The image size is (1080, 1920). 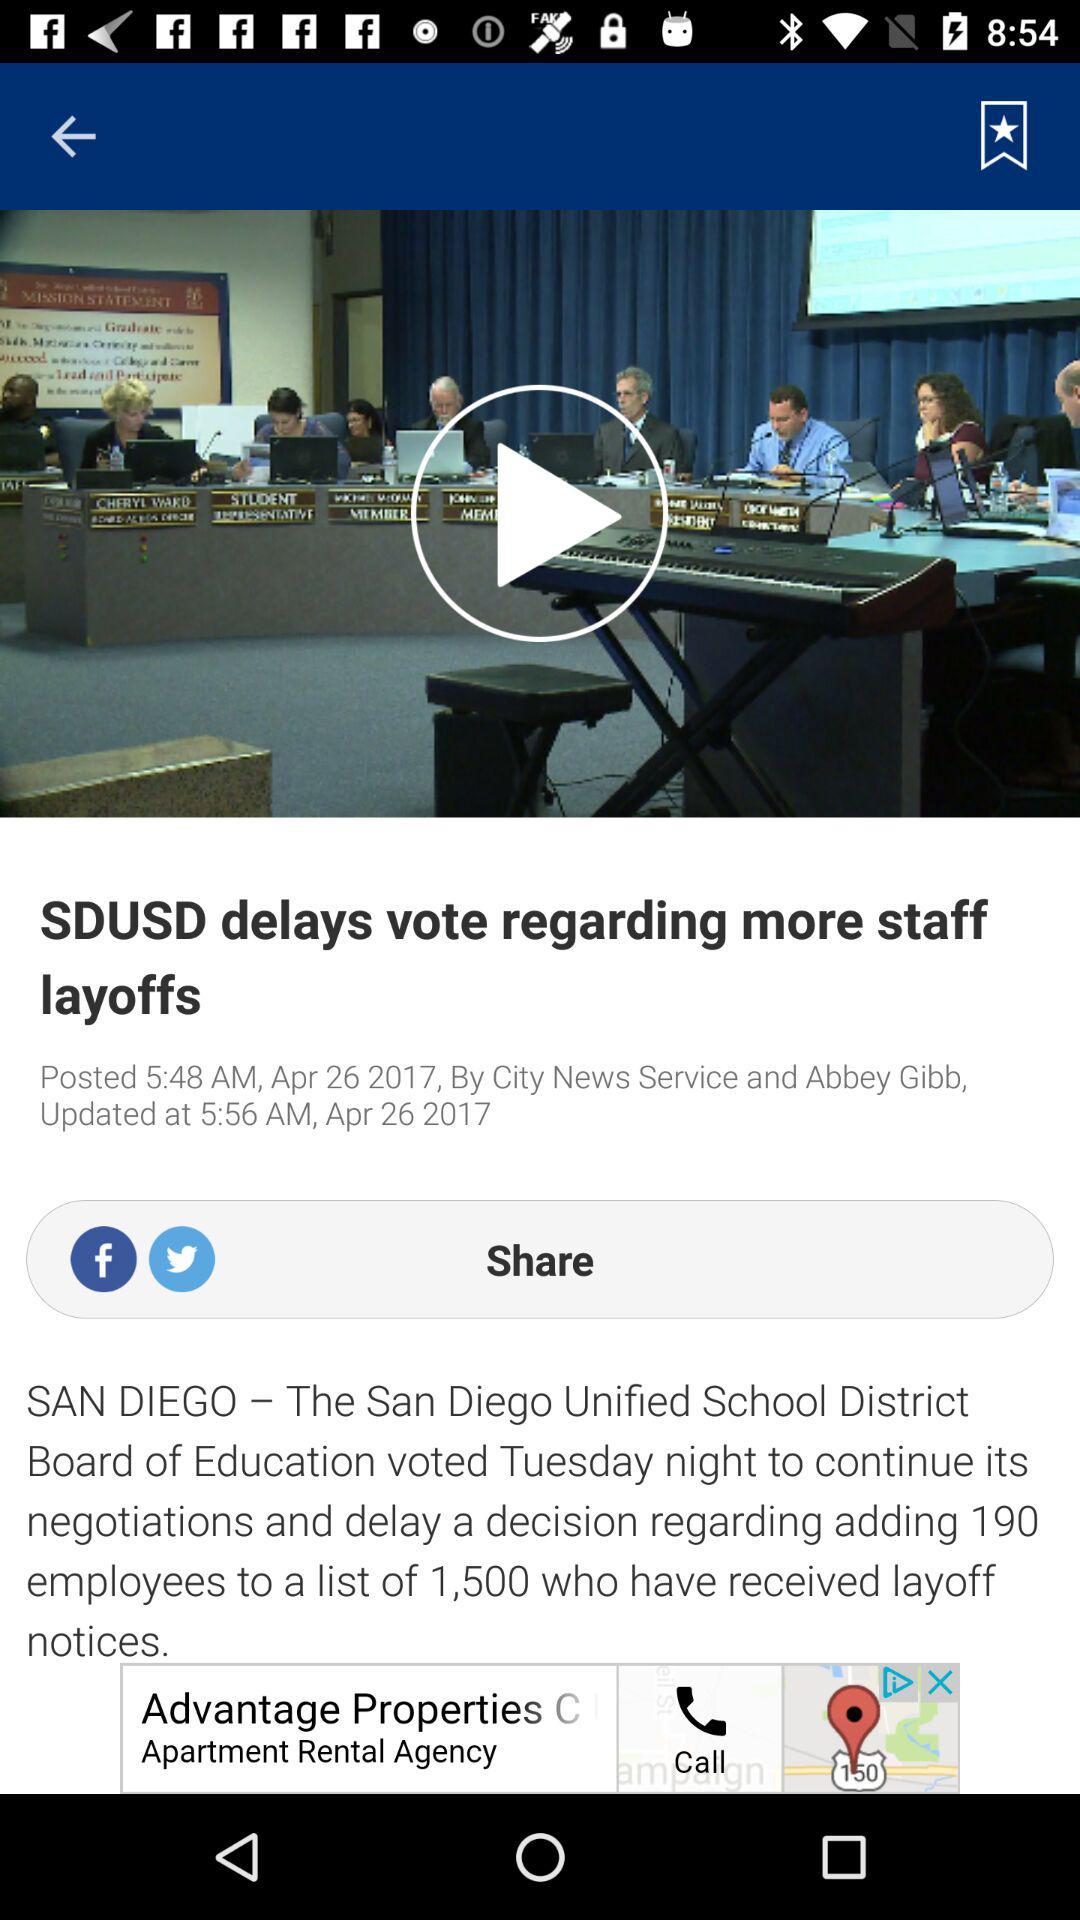 I want to click on switch autoplay option, so click(x=538, y=513).